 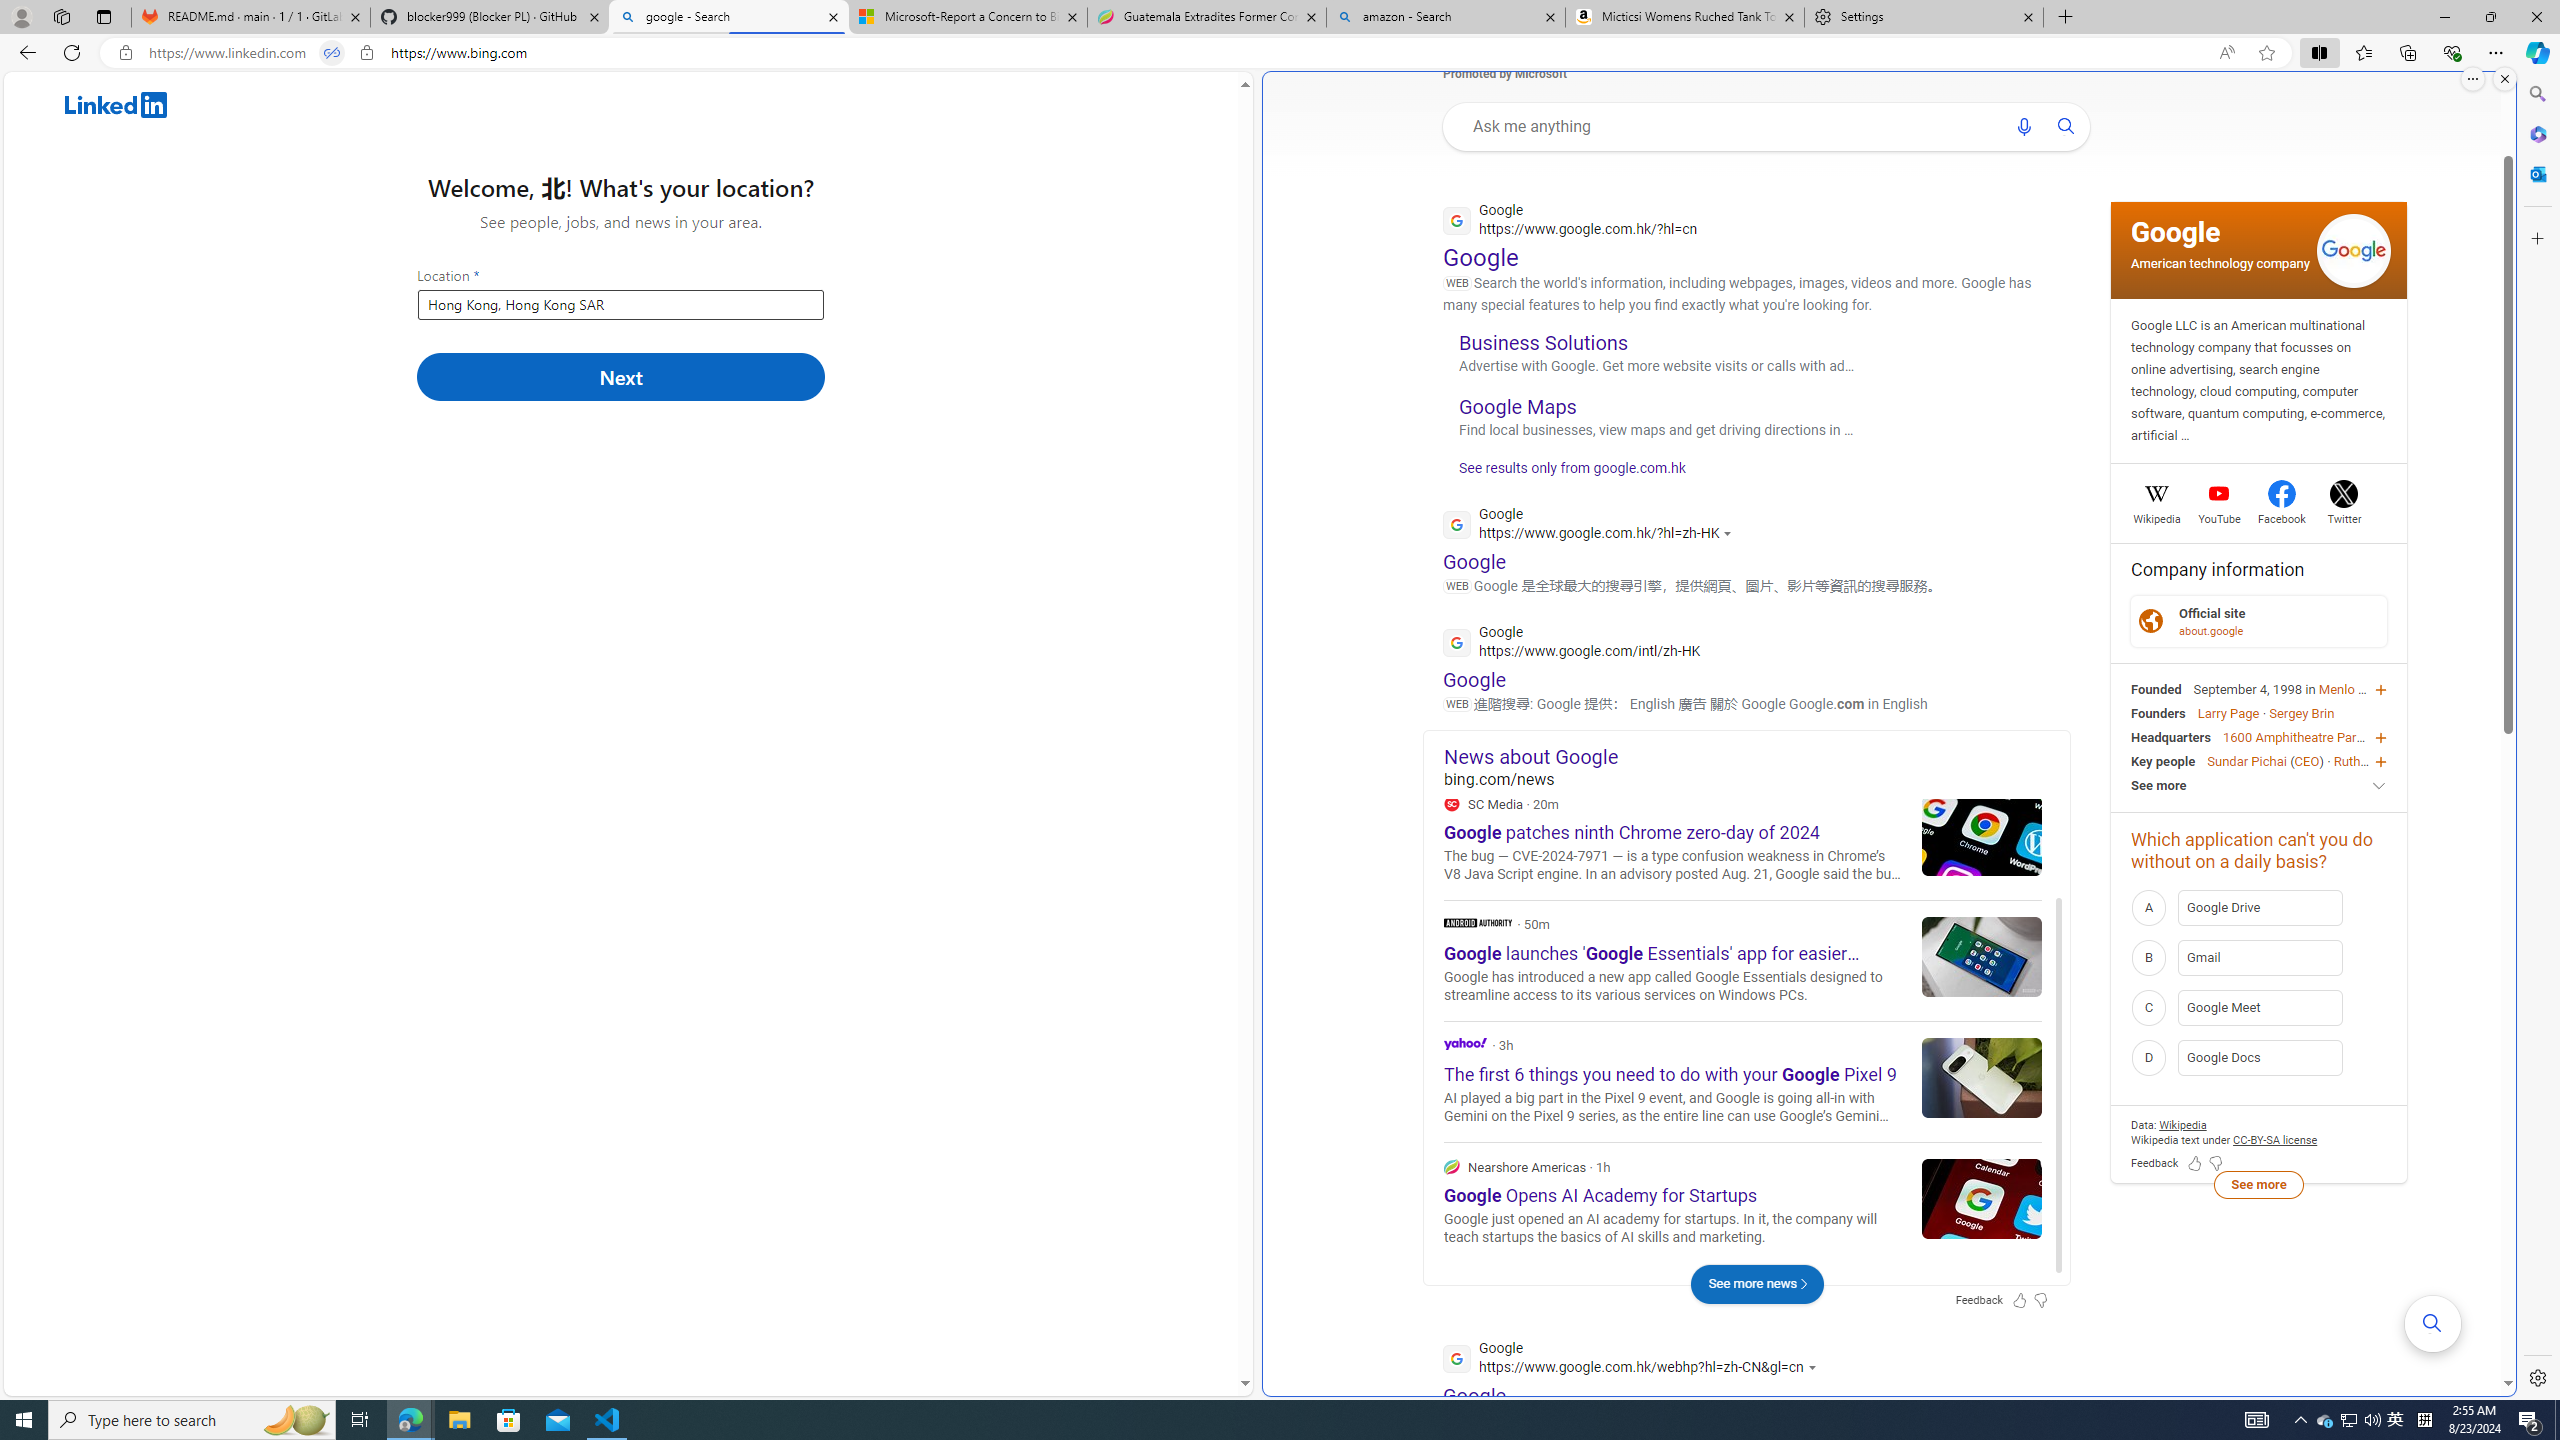 I want to click on 'Facebook', so click(x=2282, y=516).